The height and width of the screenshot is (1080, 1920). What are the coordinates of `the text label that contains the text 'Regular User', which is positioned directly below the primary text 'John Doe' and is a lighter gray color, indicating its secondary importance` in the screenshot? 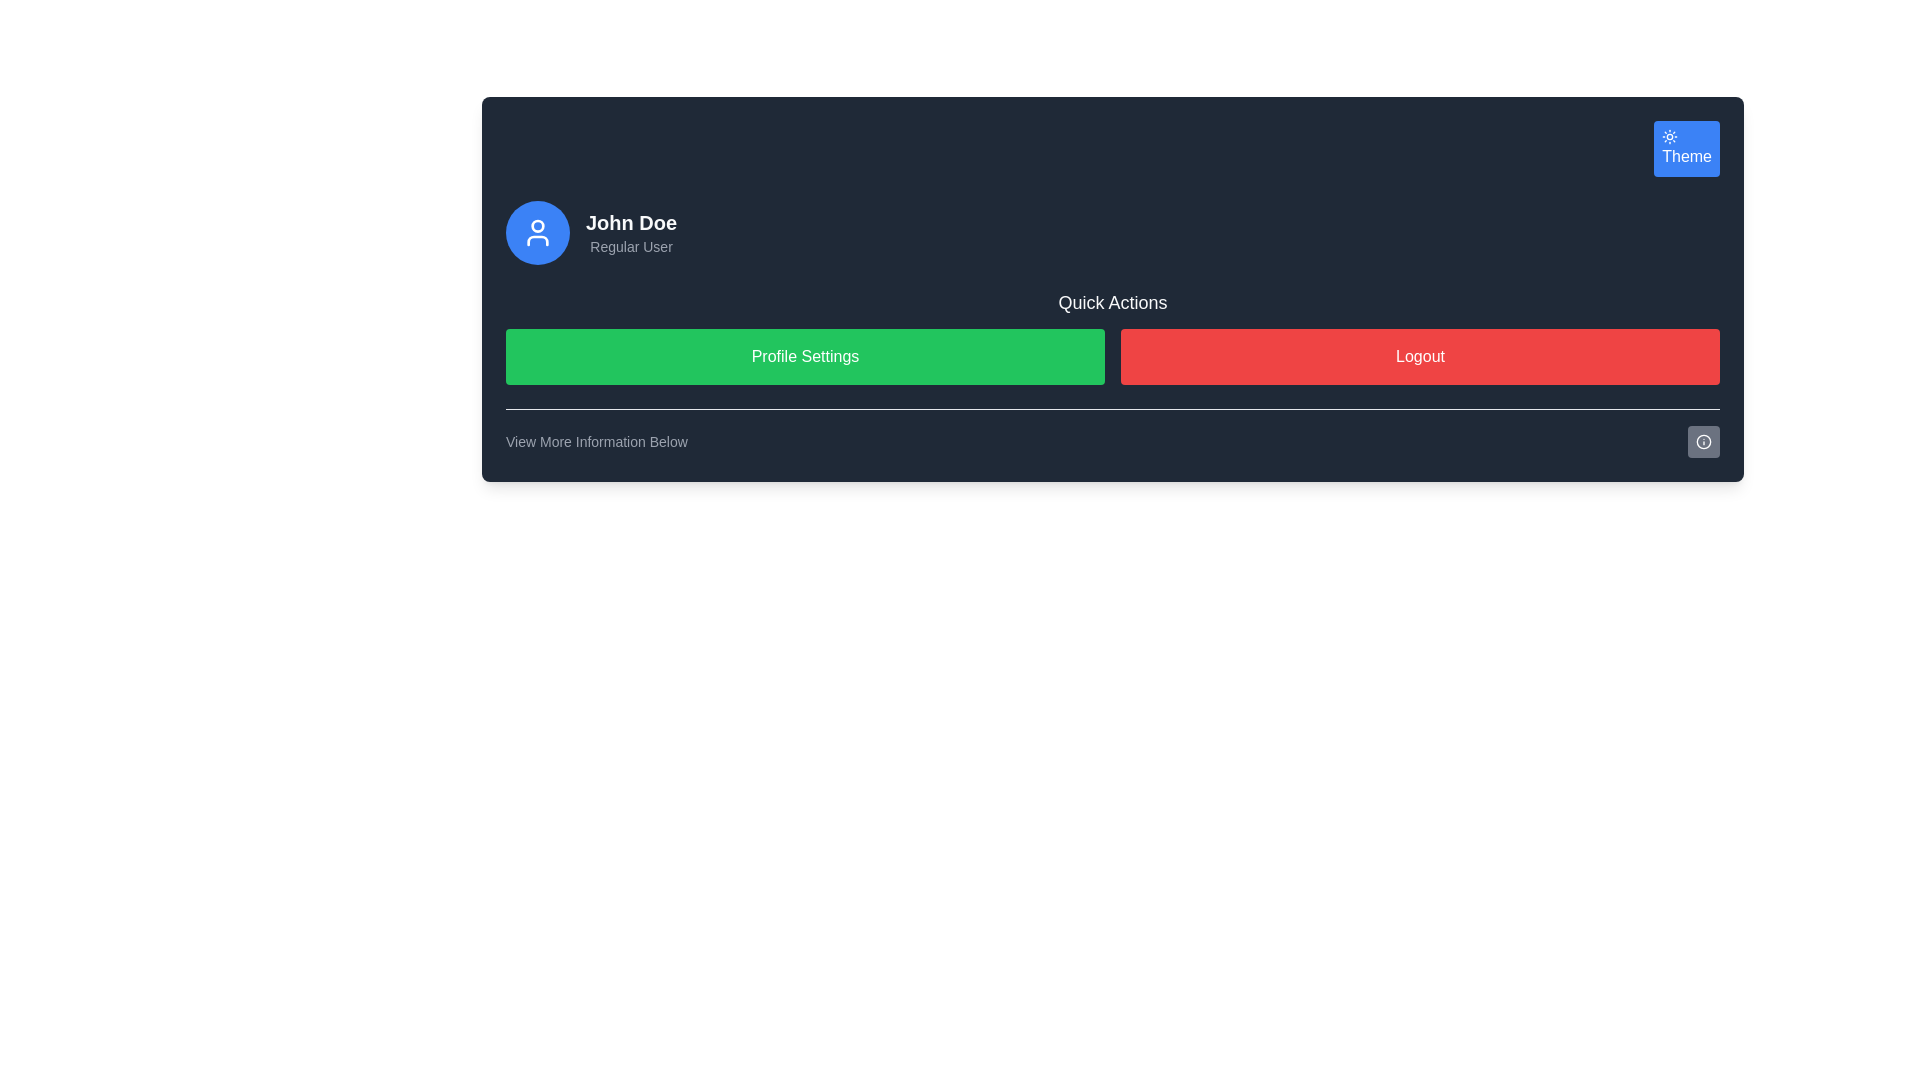 It's located at (630, 245).